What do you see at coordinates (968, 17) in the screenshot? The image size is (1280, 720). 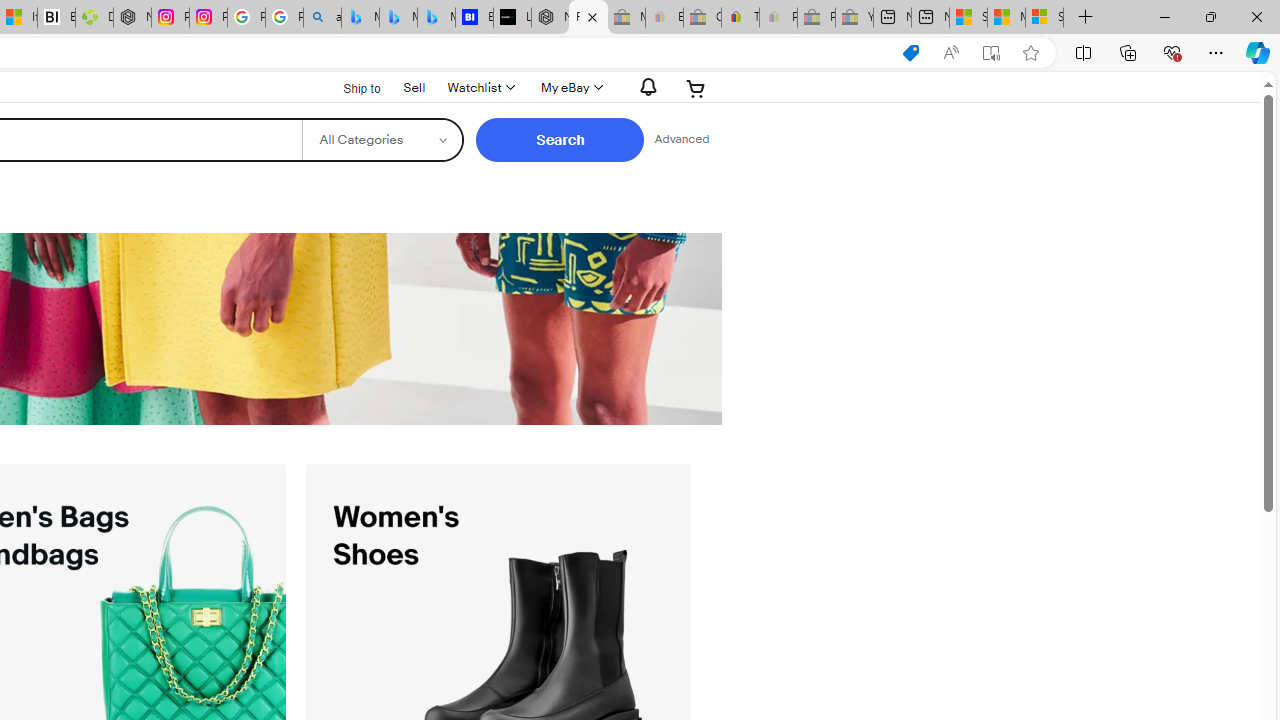 I see `'Shanghai, China hourly forecast | Microsoft Weather'` at bounding box center [968, 17].